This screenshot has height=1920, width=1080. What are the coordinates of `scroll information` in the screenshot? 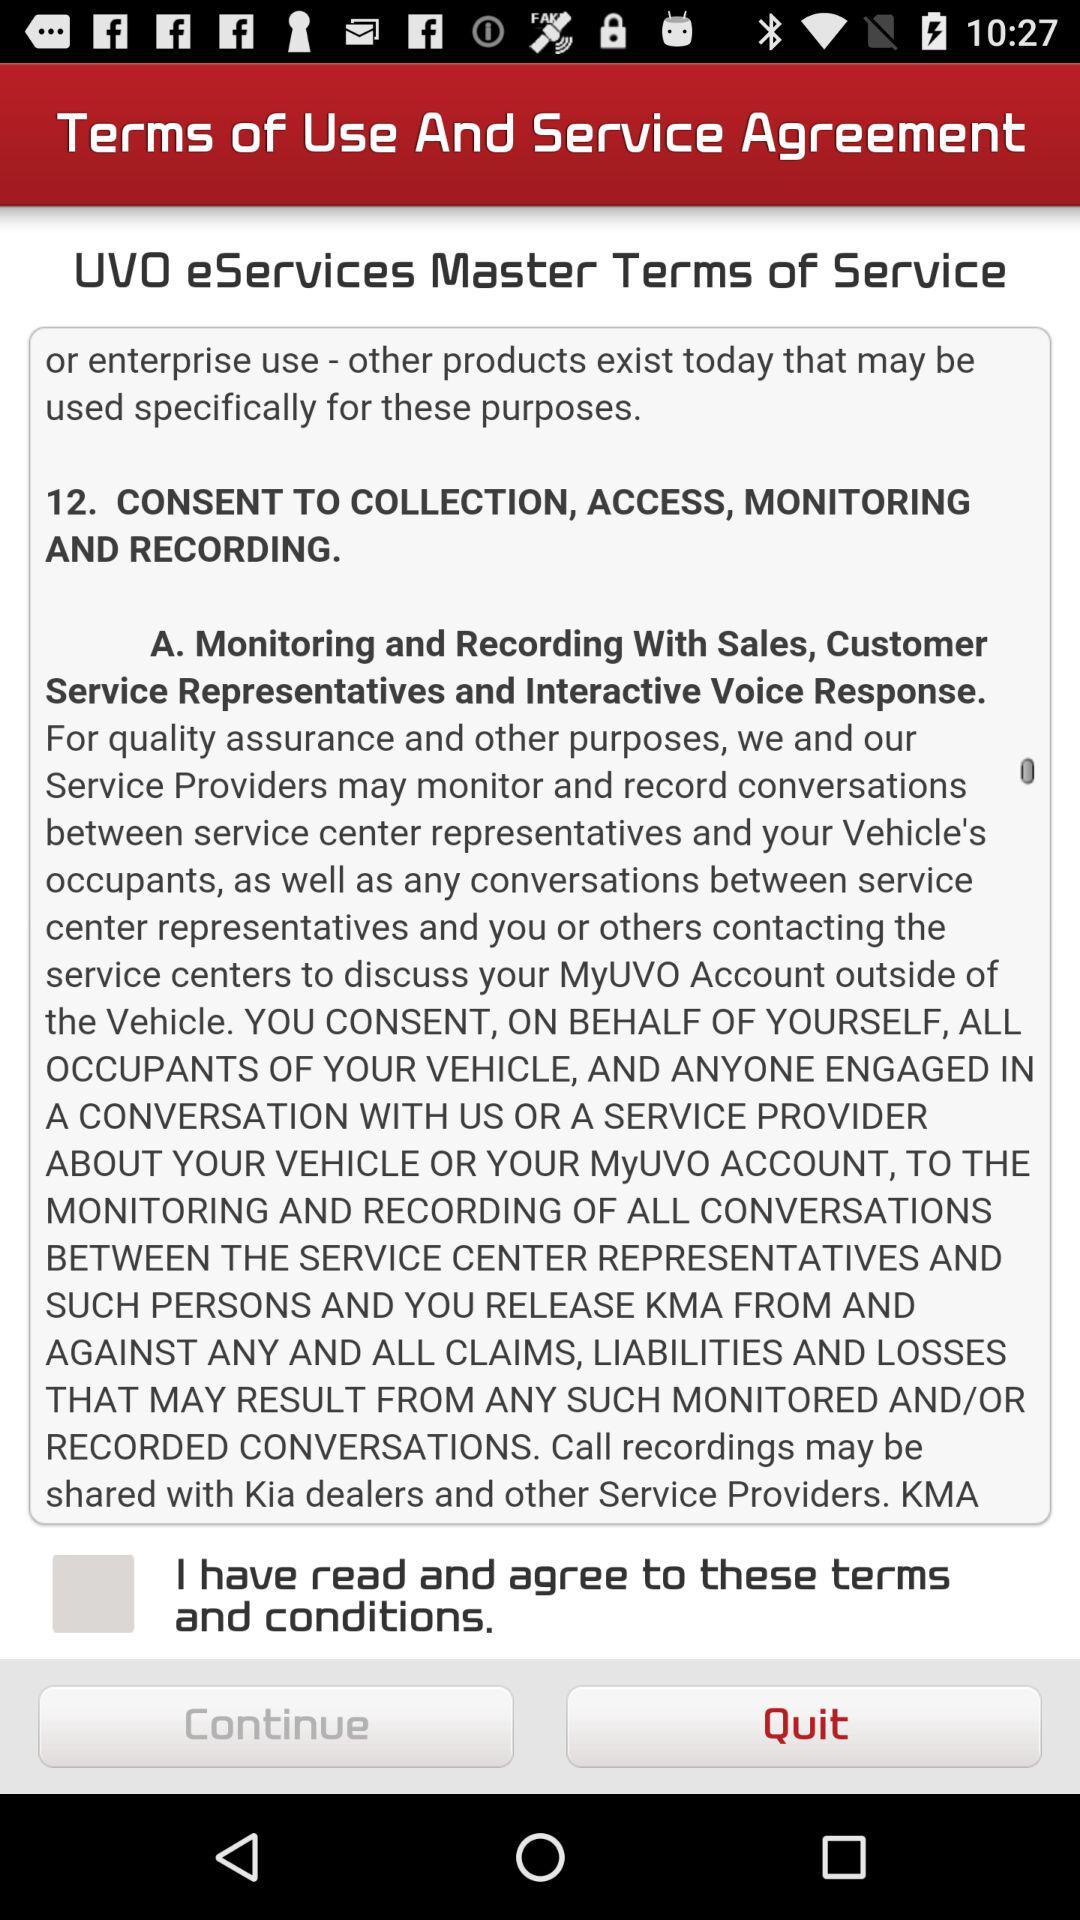 It's located at (540, 924).